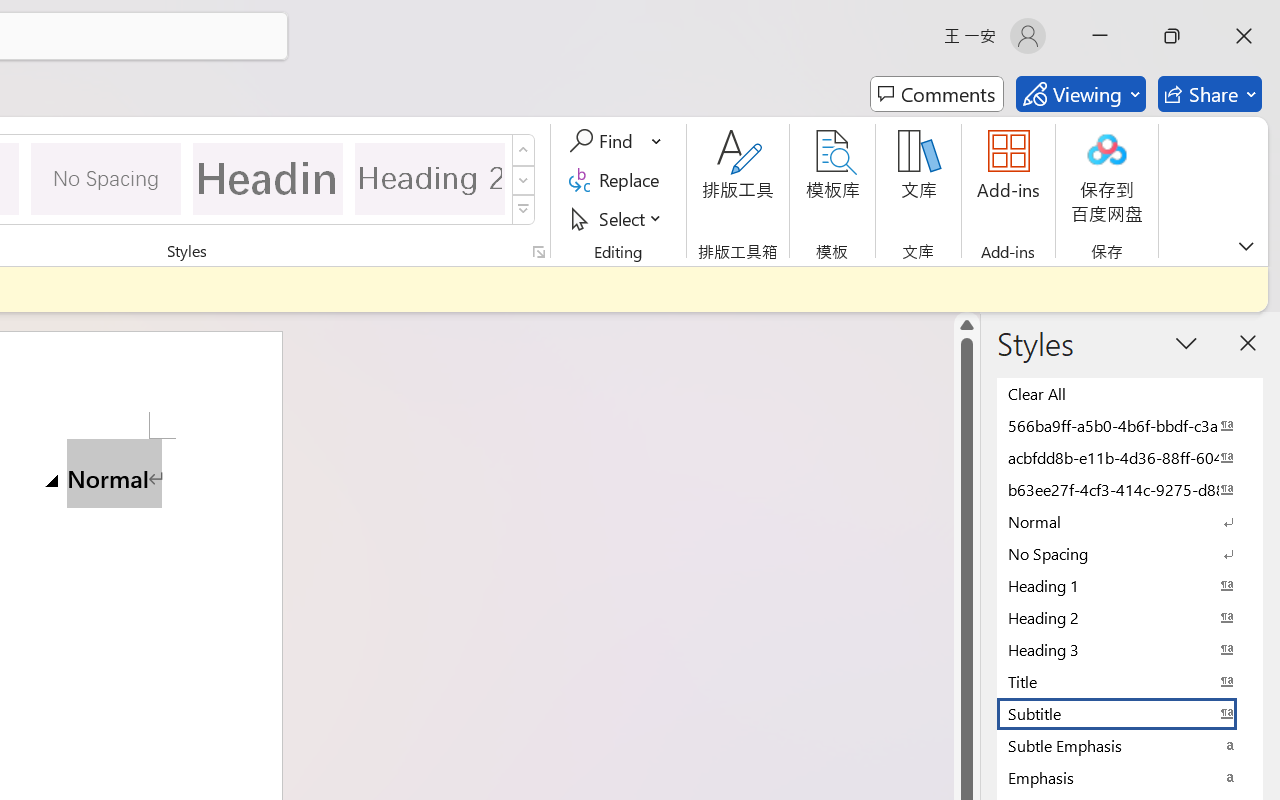 The height and width of the screenshot is (800, 1280). Describe the element at coordinates (1130, 456) in the screenshot. I see `'acbfdd8b-e11b-4d36-88ff-6049b138f862'` at that location.